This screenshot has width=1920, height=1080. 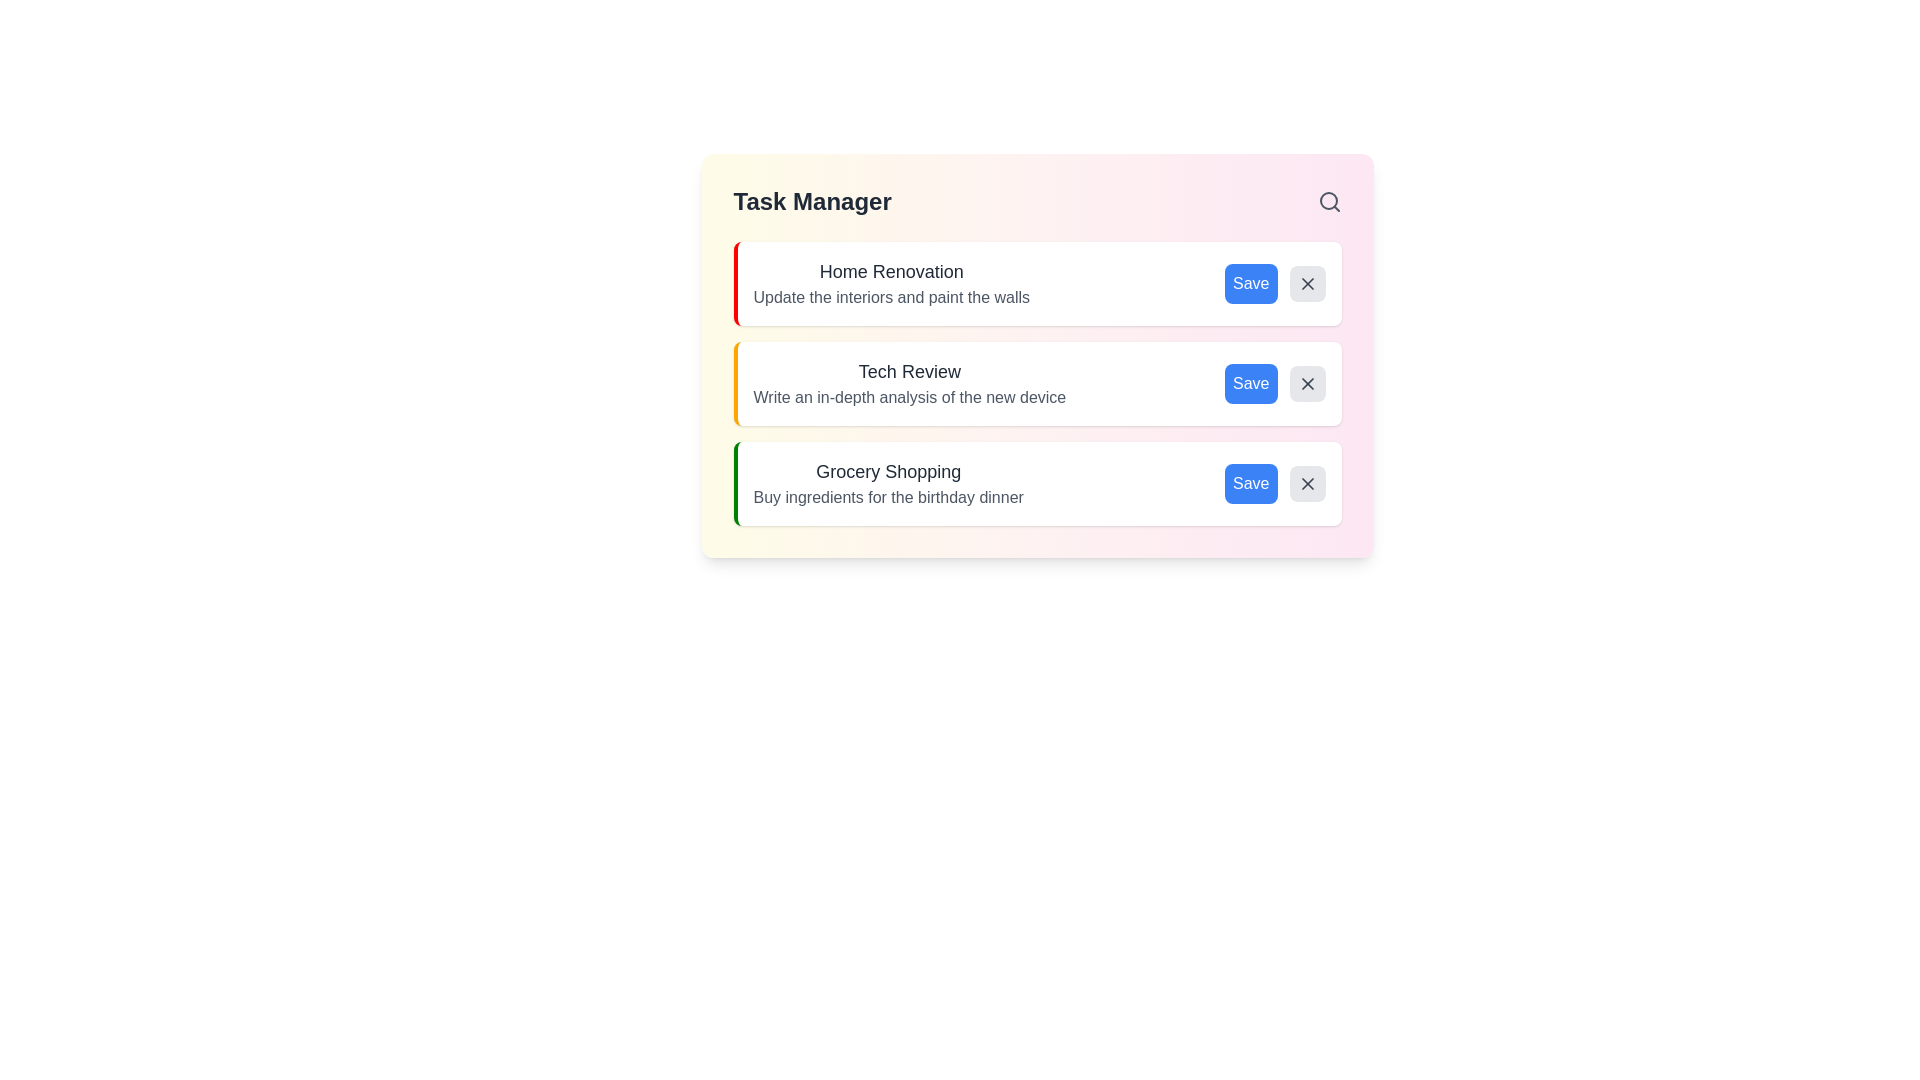 What do you see at coordinates (1307, 284) in the screenshot?
I see `'X' button to remove the task item 'Home Renovation'` at bounding box center [1307, 284].